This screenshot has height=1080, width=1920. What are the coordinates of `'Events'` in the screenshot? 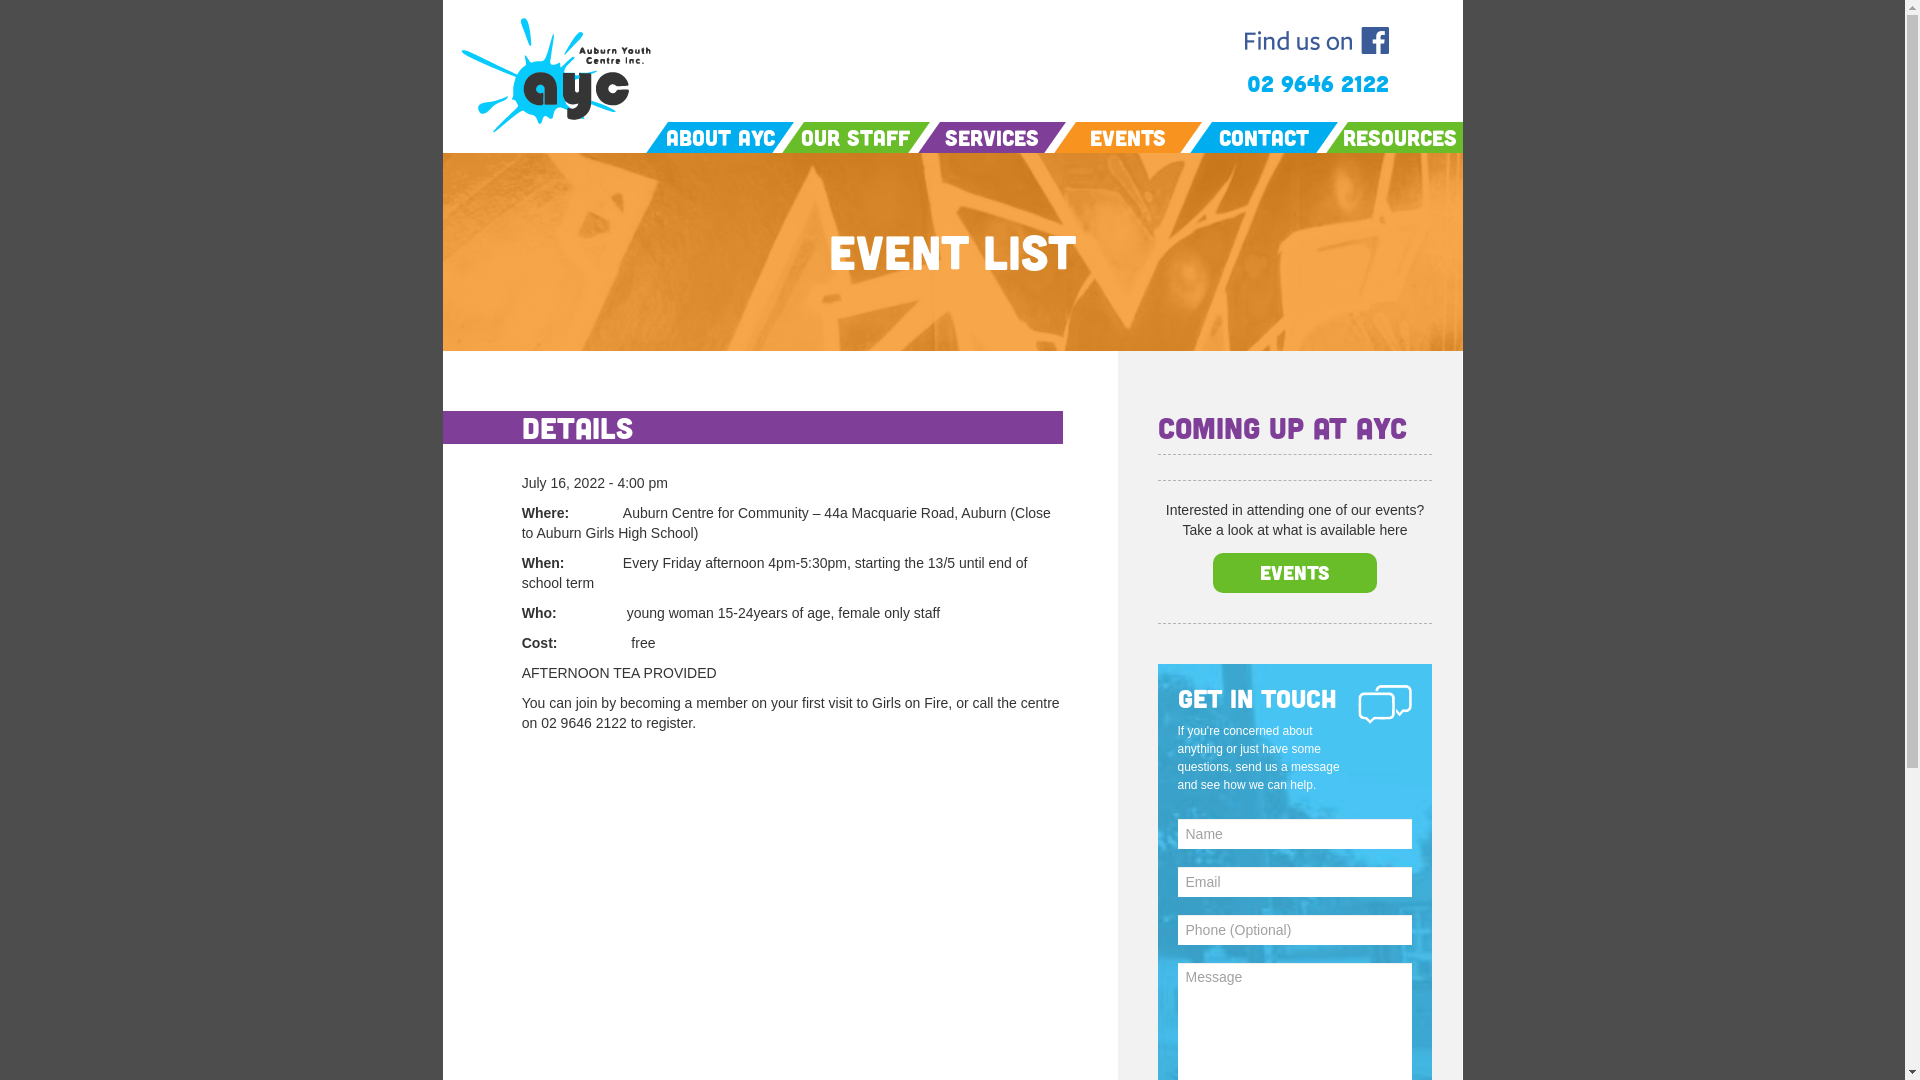 It's located at (1128, 136).